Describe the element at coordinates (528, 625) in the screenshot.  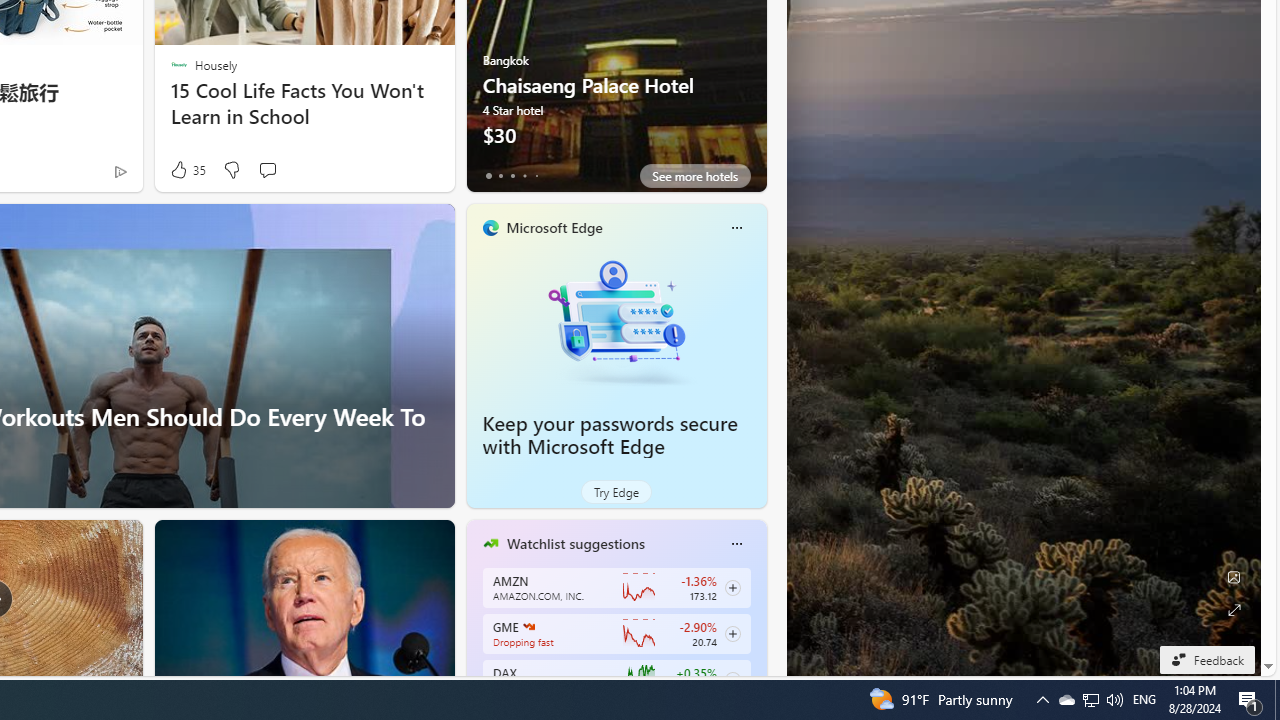
I see `'GAMESTOP CORP.'` at that location.